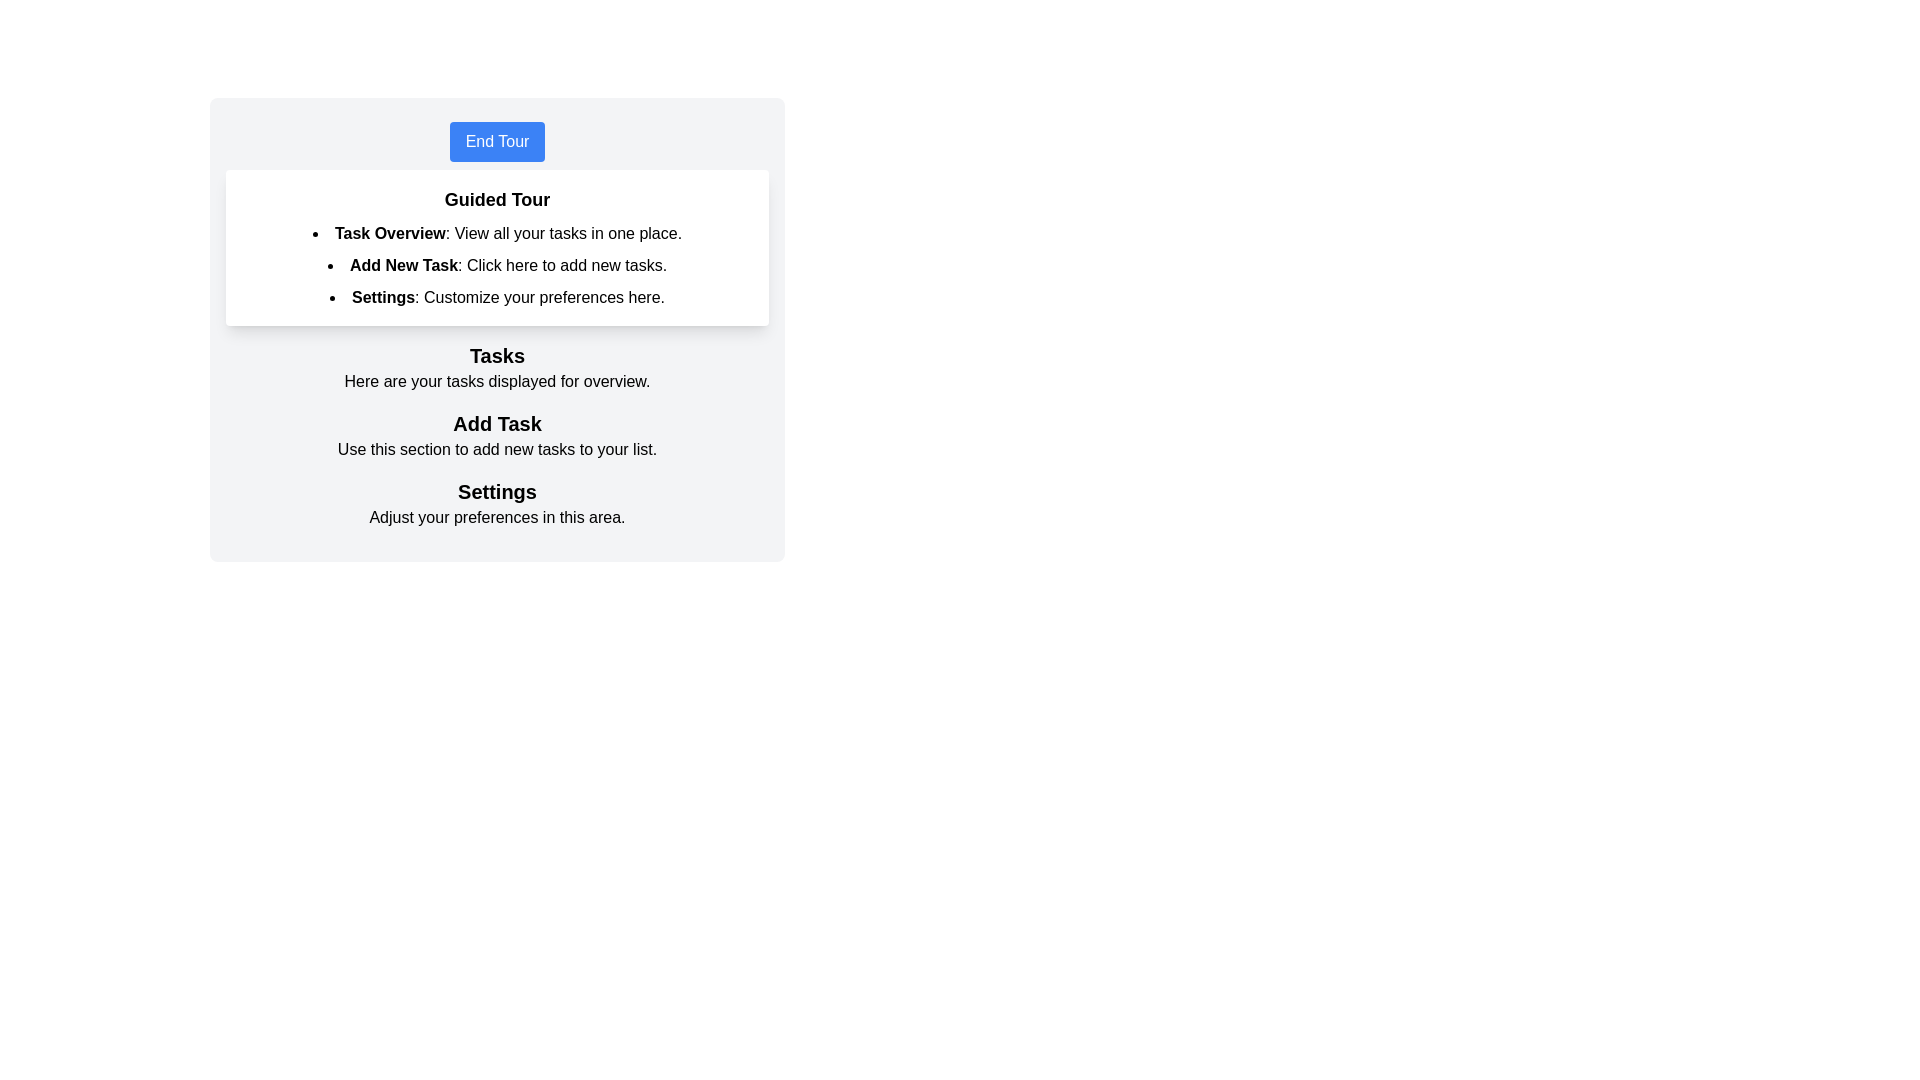 The width and height of the screenshot is (1920, 1080). Describe the element at coordinates (497, 265) in the screenshot. I see `instructions provided by the Text Label located under the 'Guided Tour' section, specifically the second item between 'Task Overview' and 'Settings'` at that location.